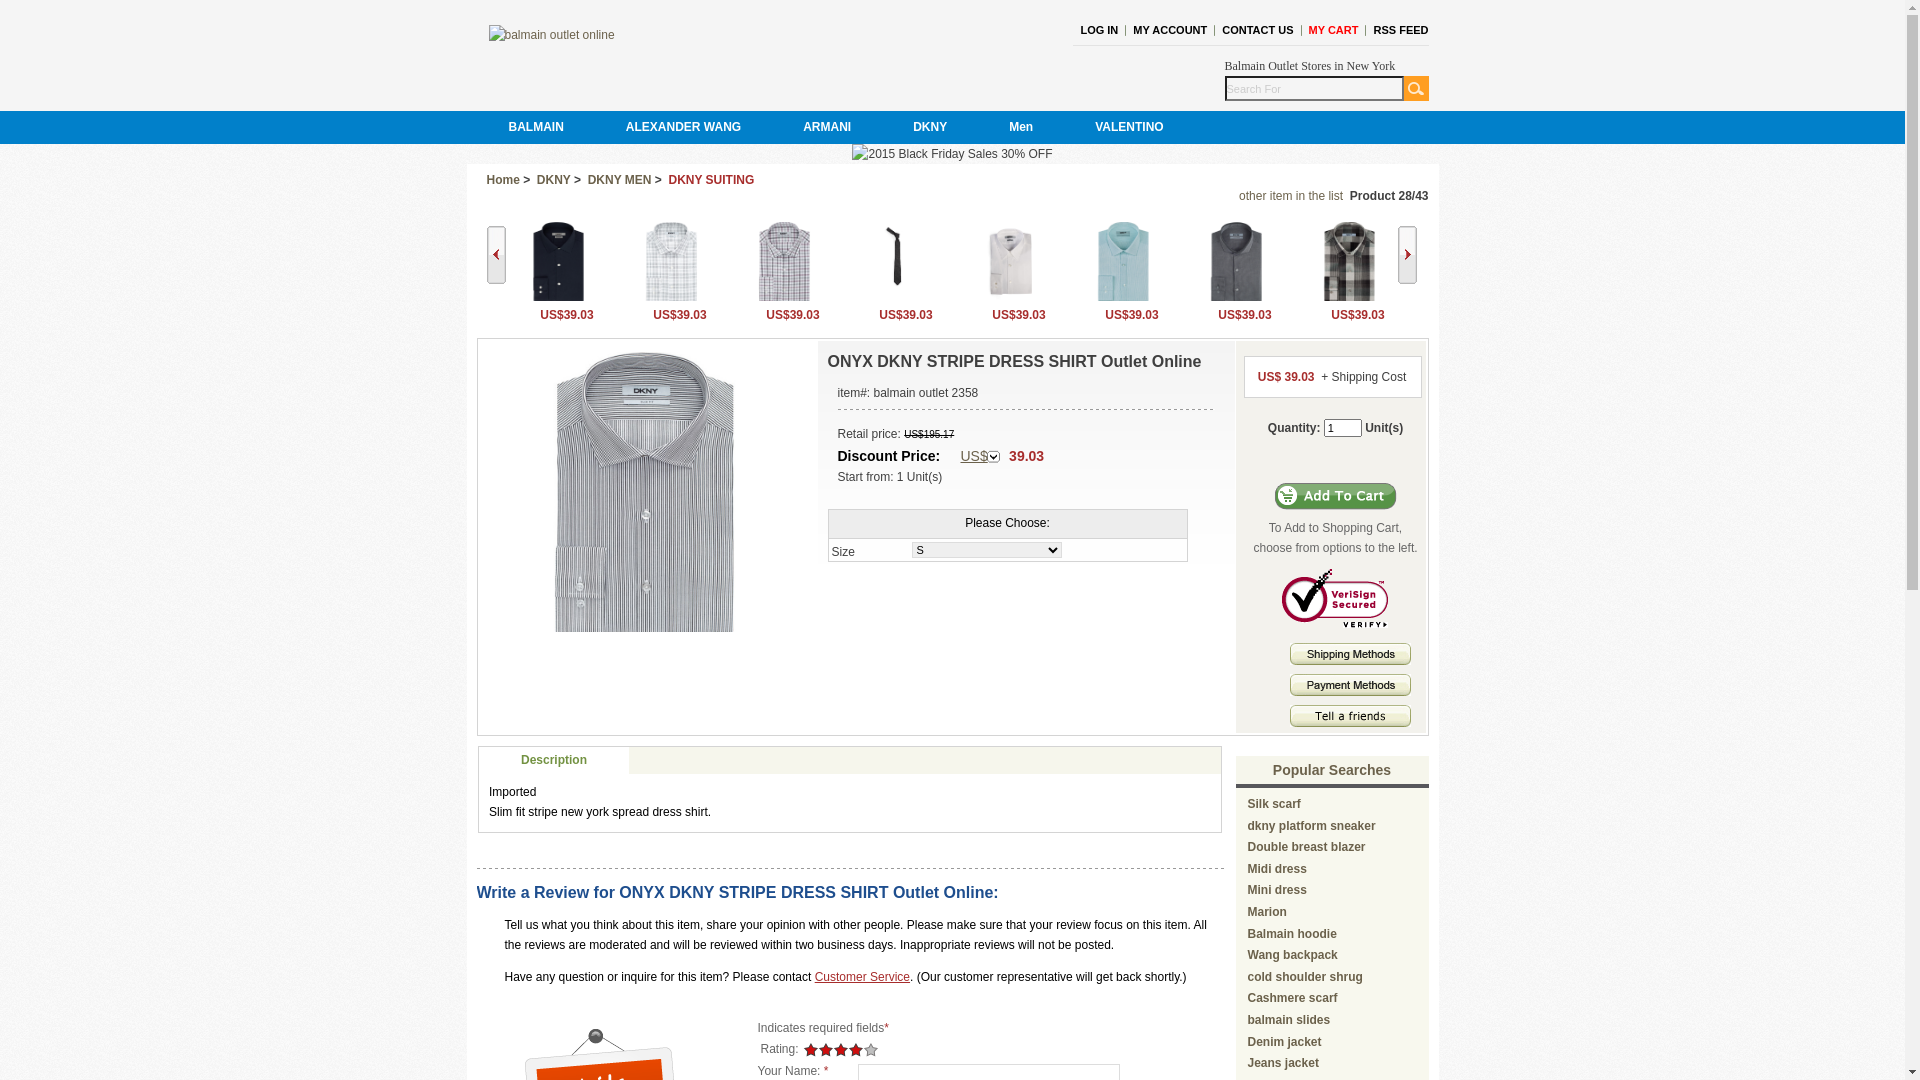 This screenshot has width=1920, height=1080. I want to click on ' Tell A Friends ', so click(1350, 715).